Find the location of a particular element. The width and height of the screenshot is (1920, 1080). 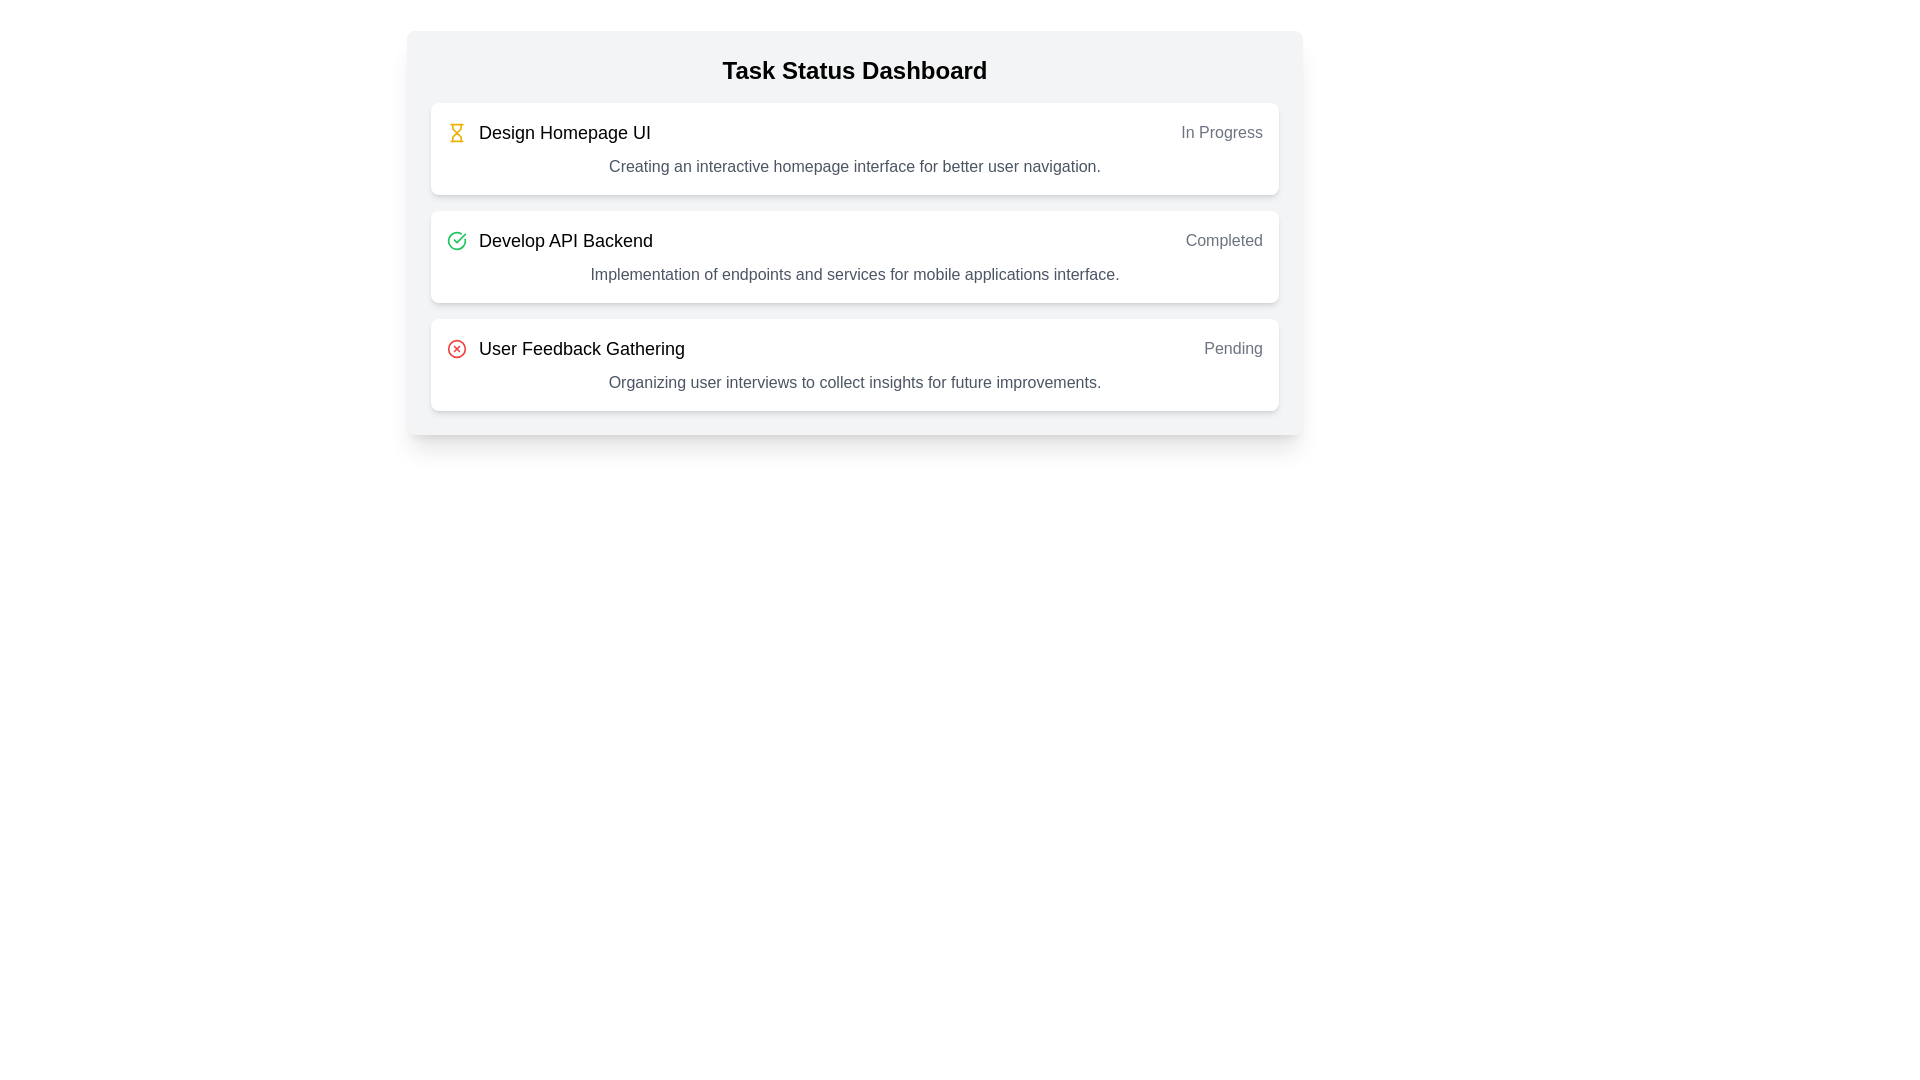

the yellow hourglass icon located on the left side of the 'Design Homepage UI' task row is located at coordinates (455, 132).